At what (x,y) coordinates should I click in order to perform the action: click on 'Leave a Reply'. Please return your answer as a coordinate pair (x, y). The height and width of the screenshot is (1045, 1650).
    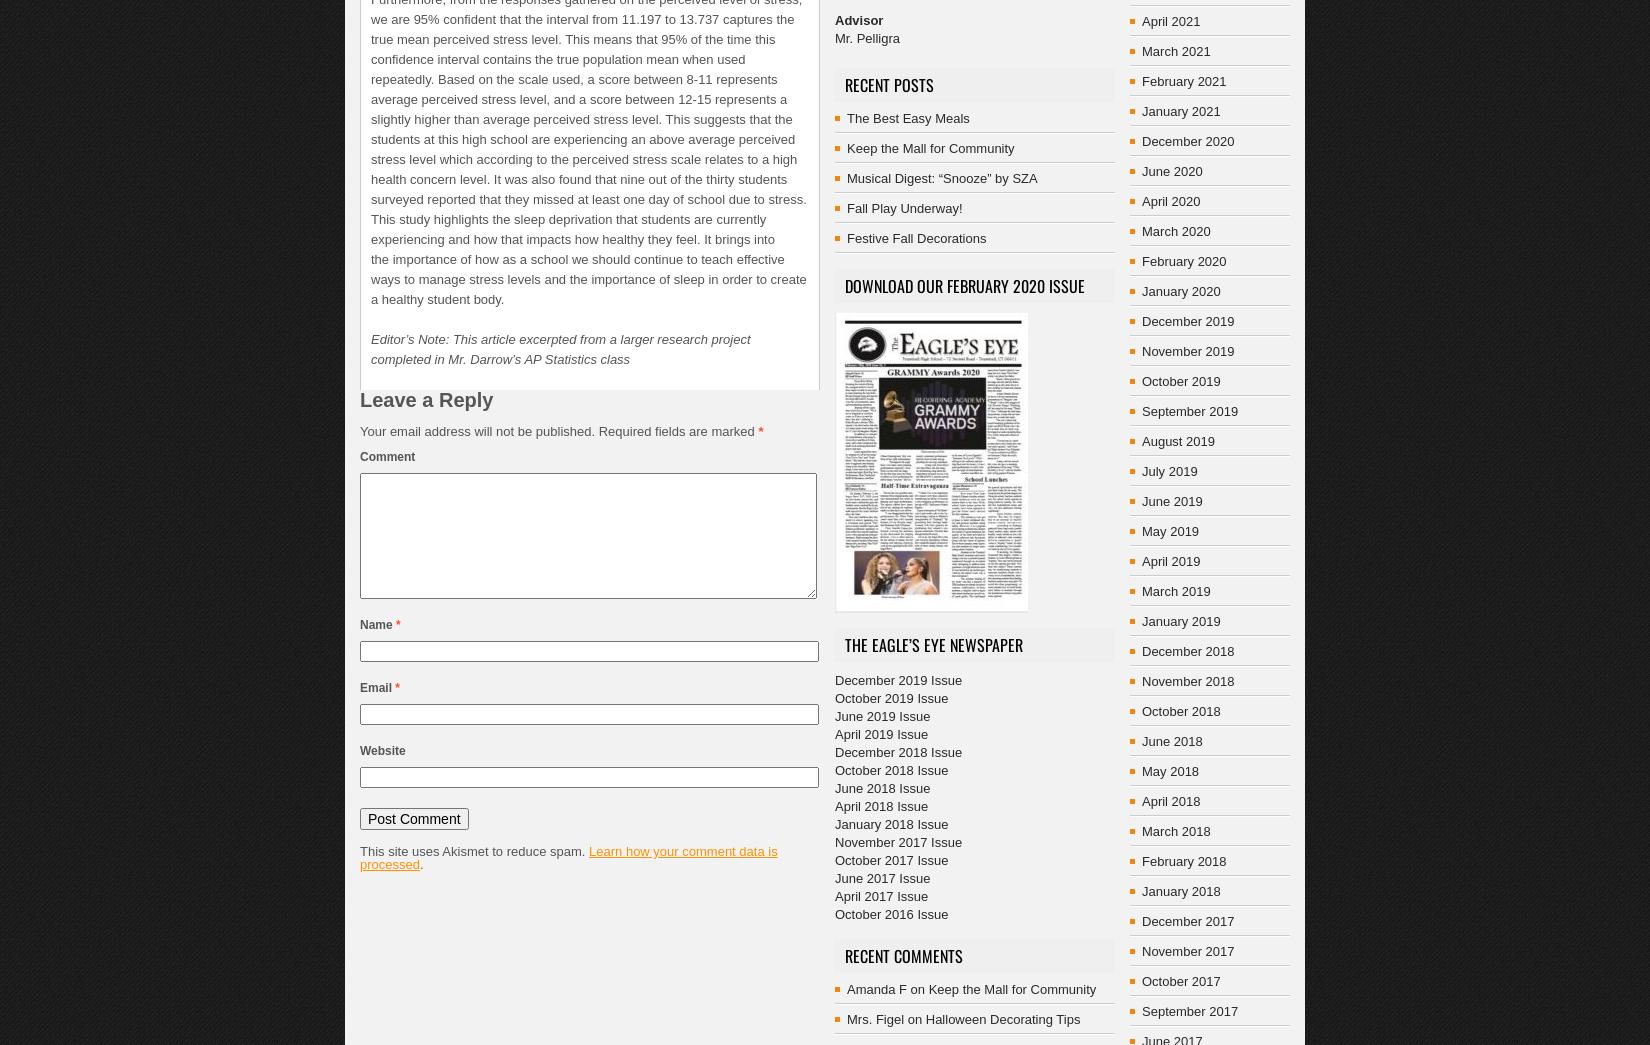
    Looking at the image, I should click on (360, 399).